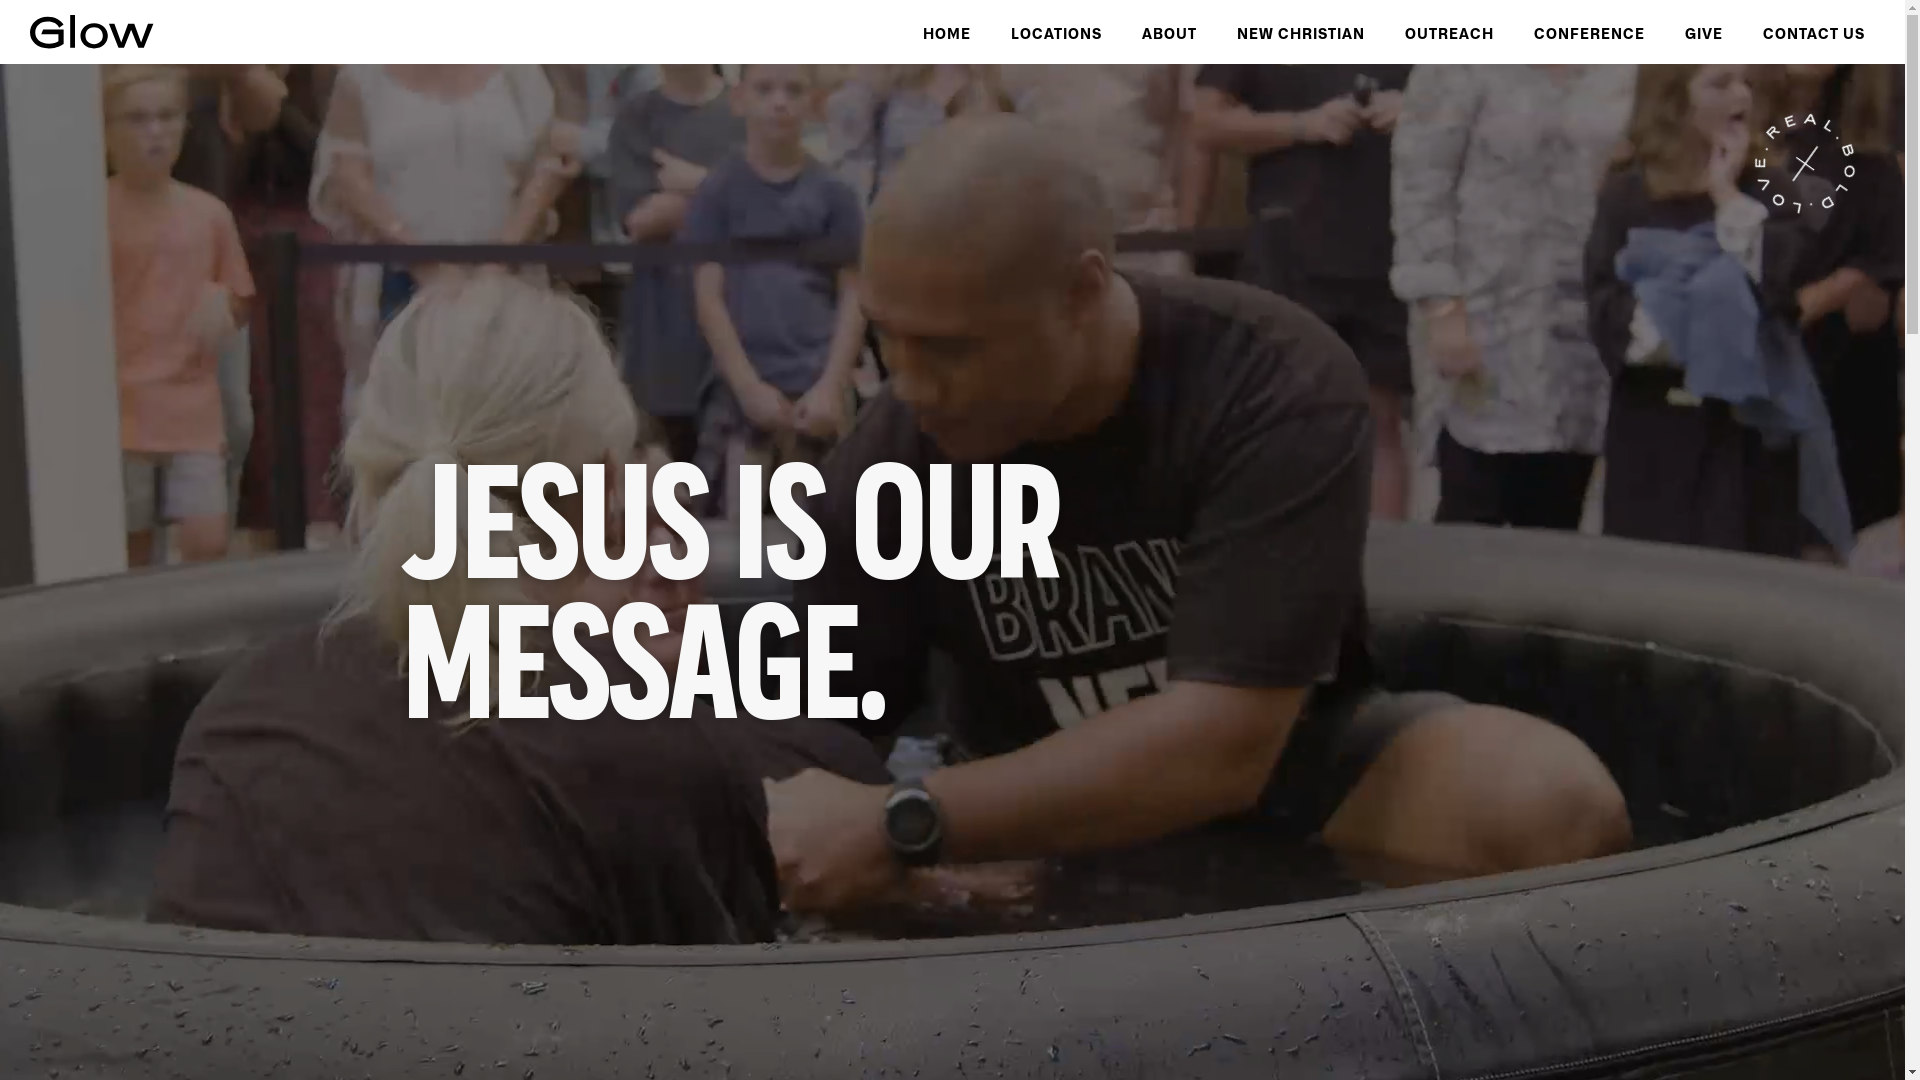 The height and width of the screenshot is (1080, 1920). I want to click on 'NEW CHRISTIAN', so click(1300, 31).